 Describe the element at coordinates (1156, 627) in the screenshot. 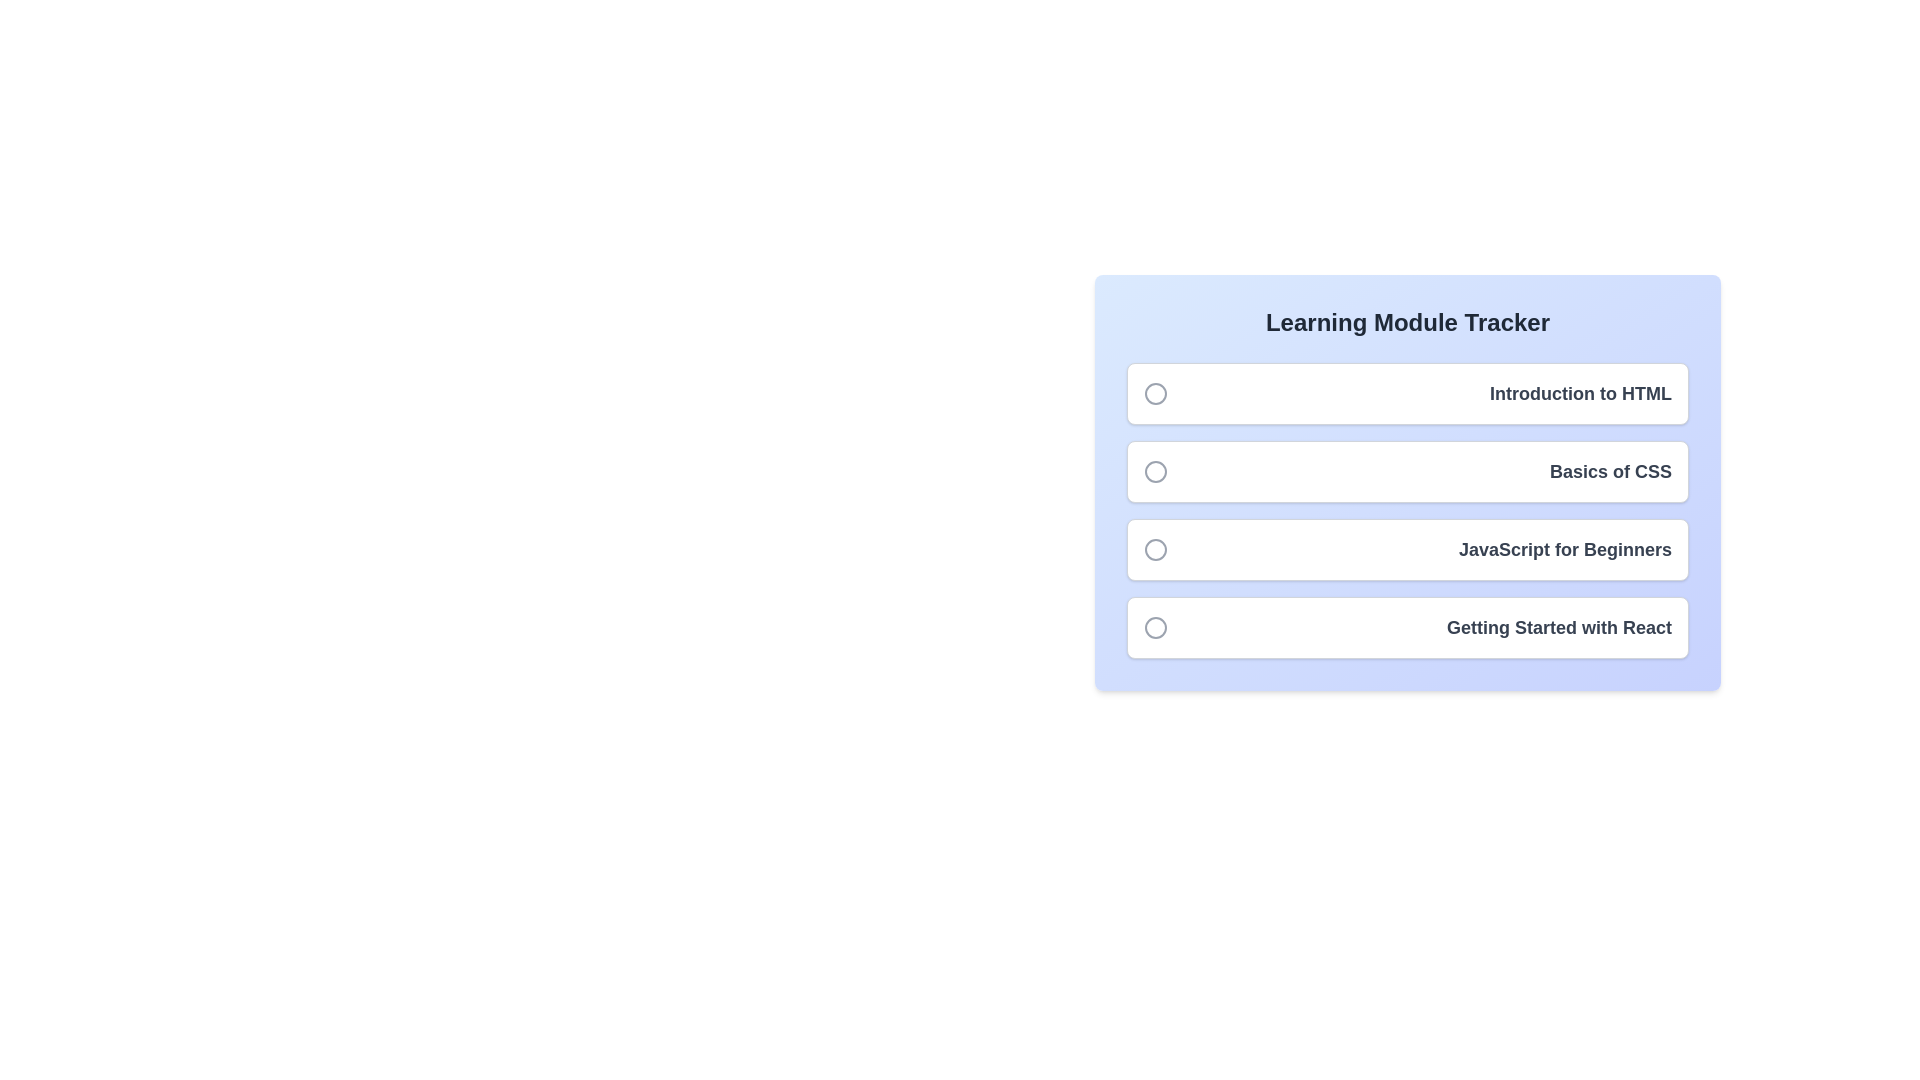

I see `the radio button for the 'Getting Started with React' module` at that location.